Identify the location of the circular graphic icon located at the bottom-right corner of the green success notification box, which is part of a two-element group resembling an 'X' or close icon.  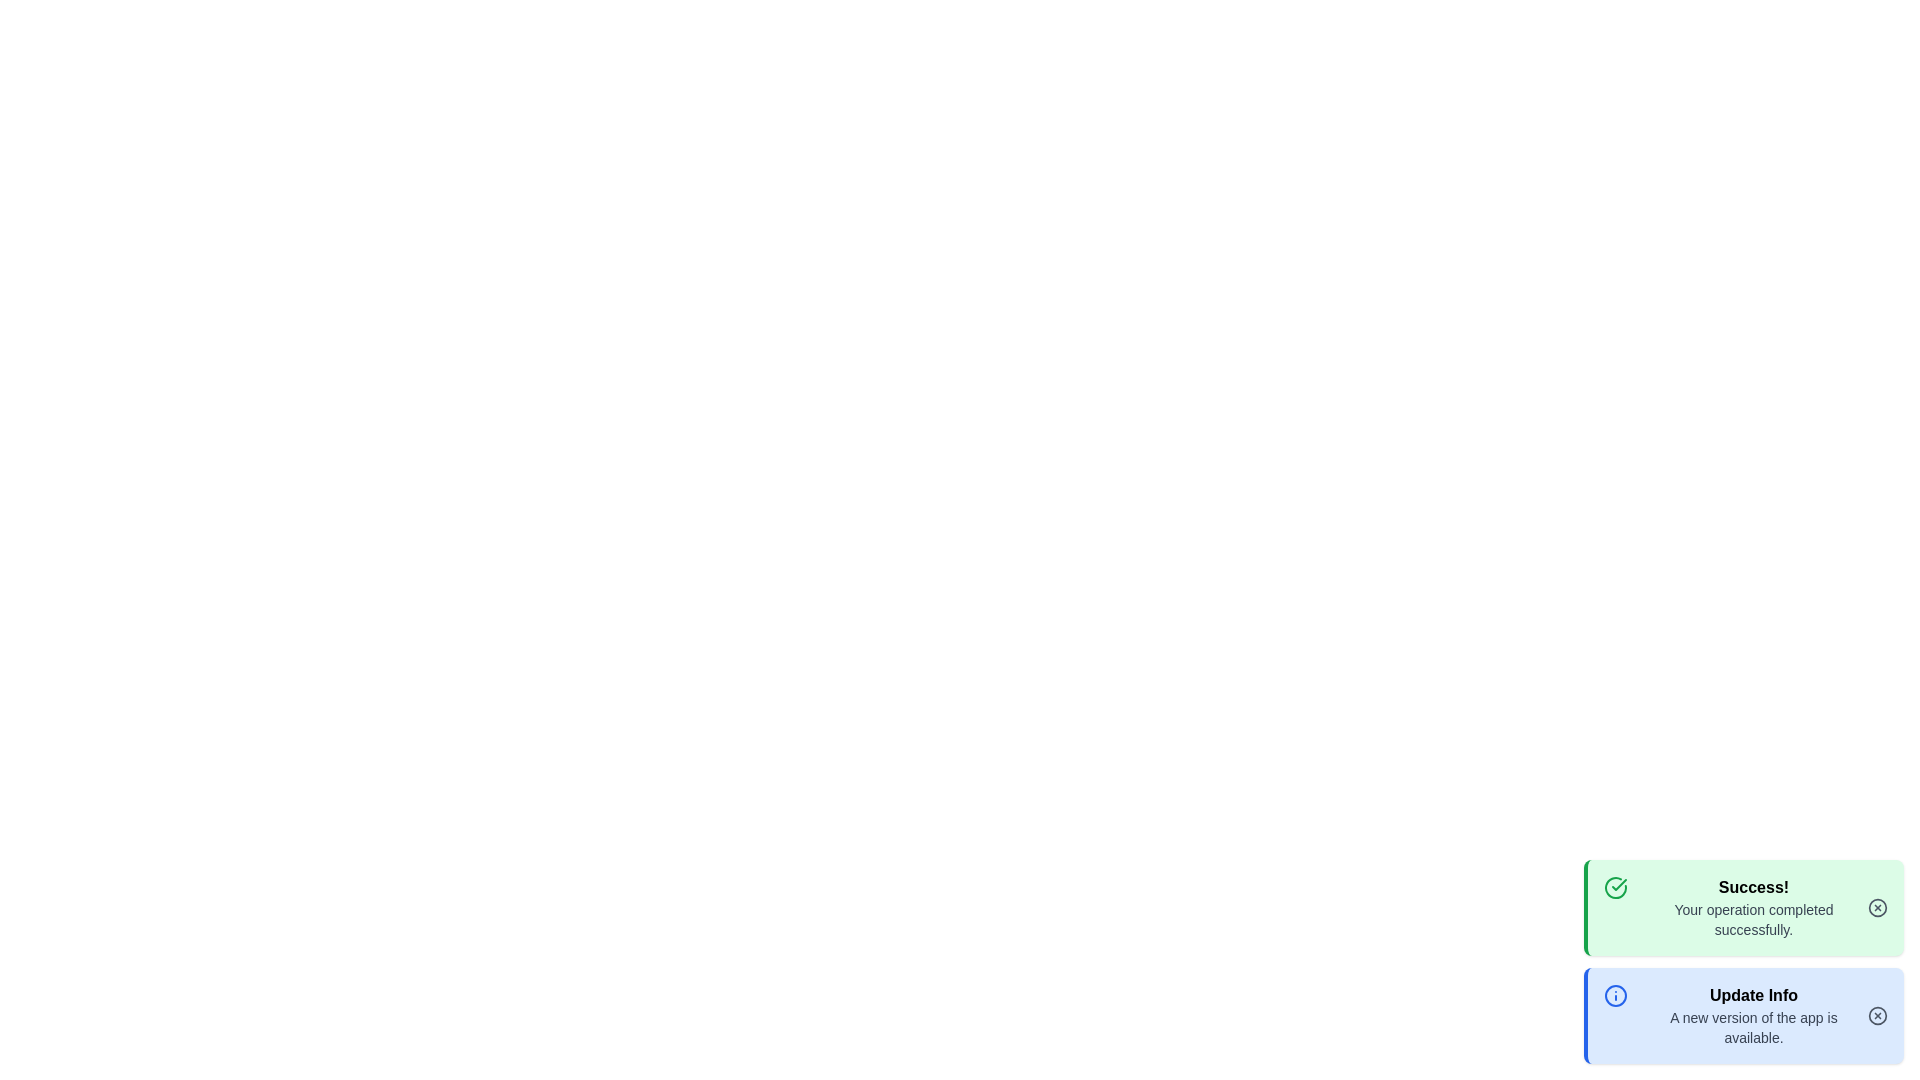
(1876, 907).